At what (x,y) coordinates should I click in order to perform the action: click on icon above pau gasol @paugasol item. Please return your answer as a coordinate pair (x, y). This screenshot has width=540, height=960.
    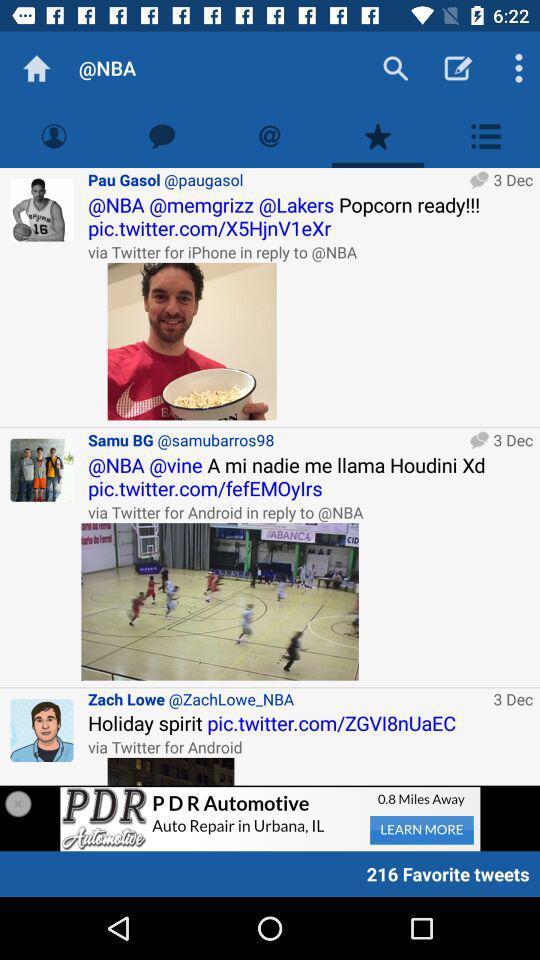
    Looking at the image, I should click on (161, 135).